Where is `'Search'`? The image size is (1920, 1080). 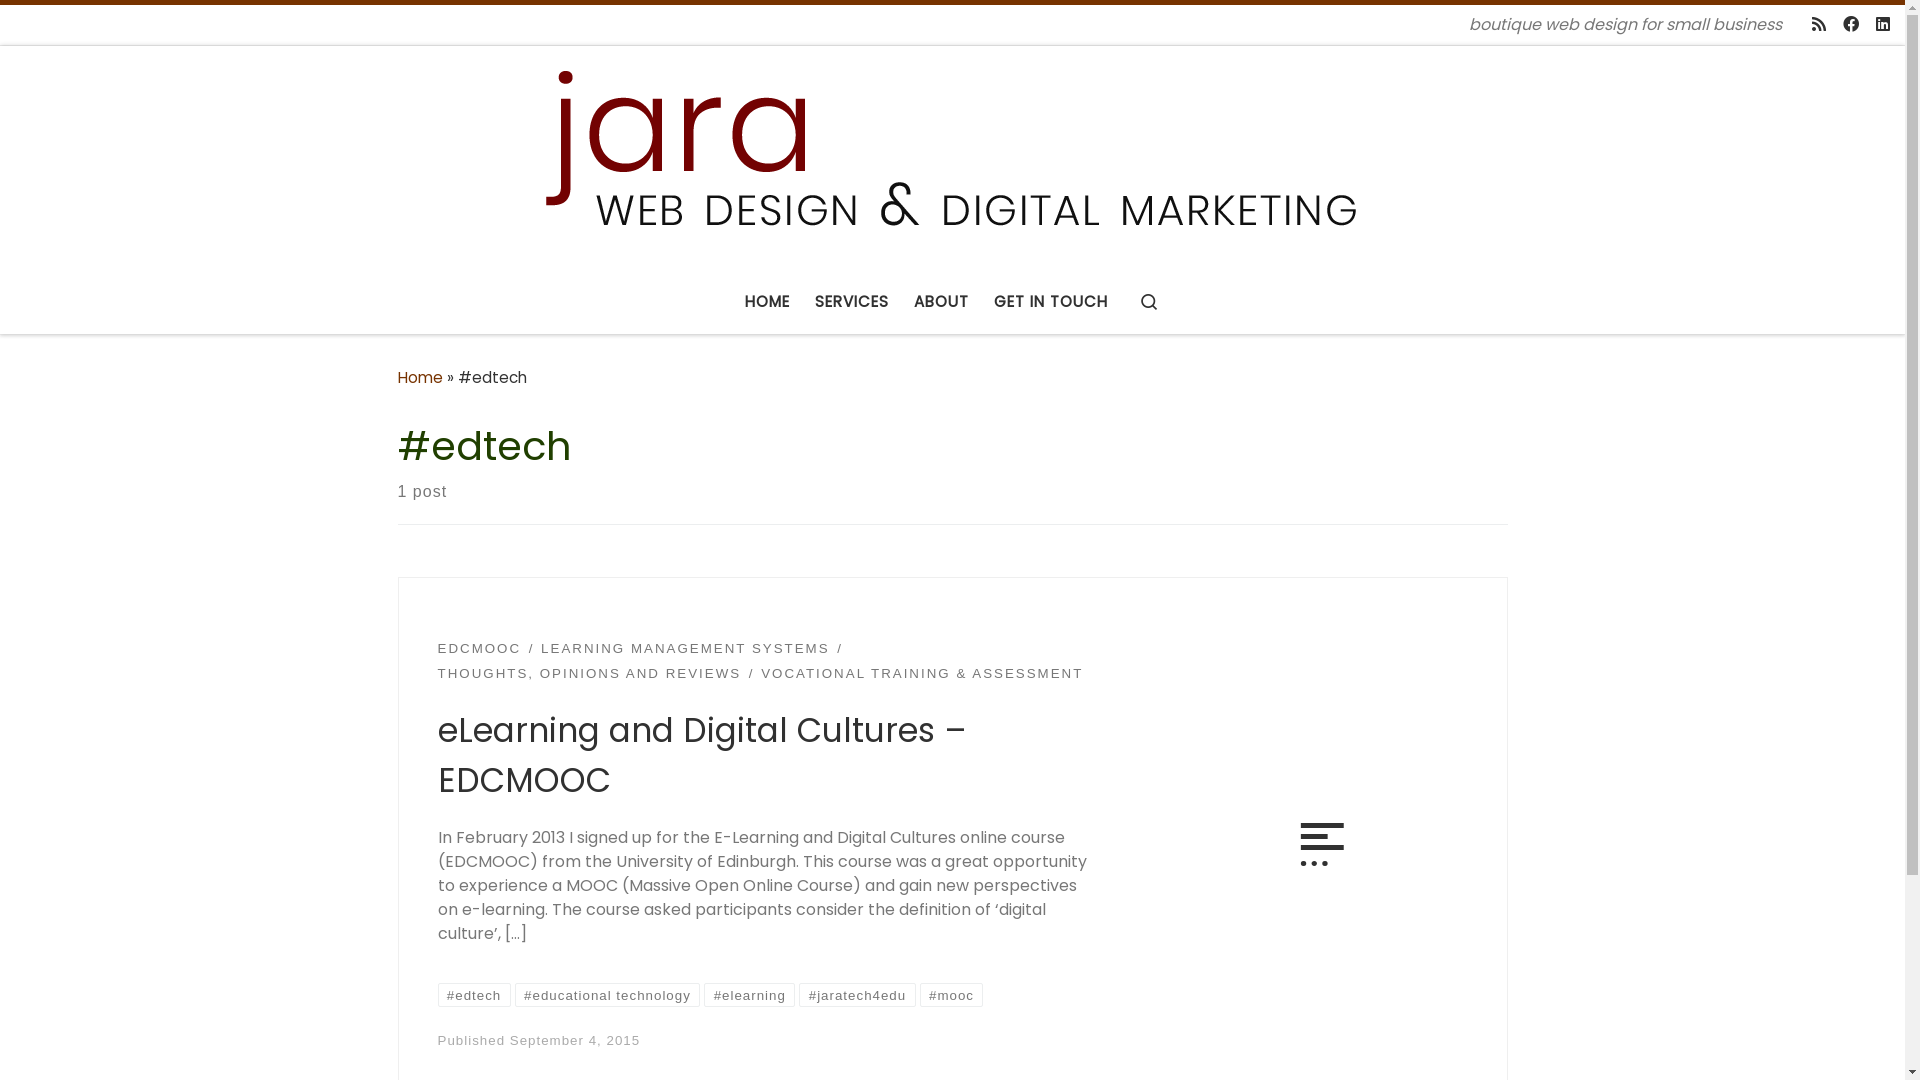
'Search' is located at coordinates (1148, 302).